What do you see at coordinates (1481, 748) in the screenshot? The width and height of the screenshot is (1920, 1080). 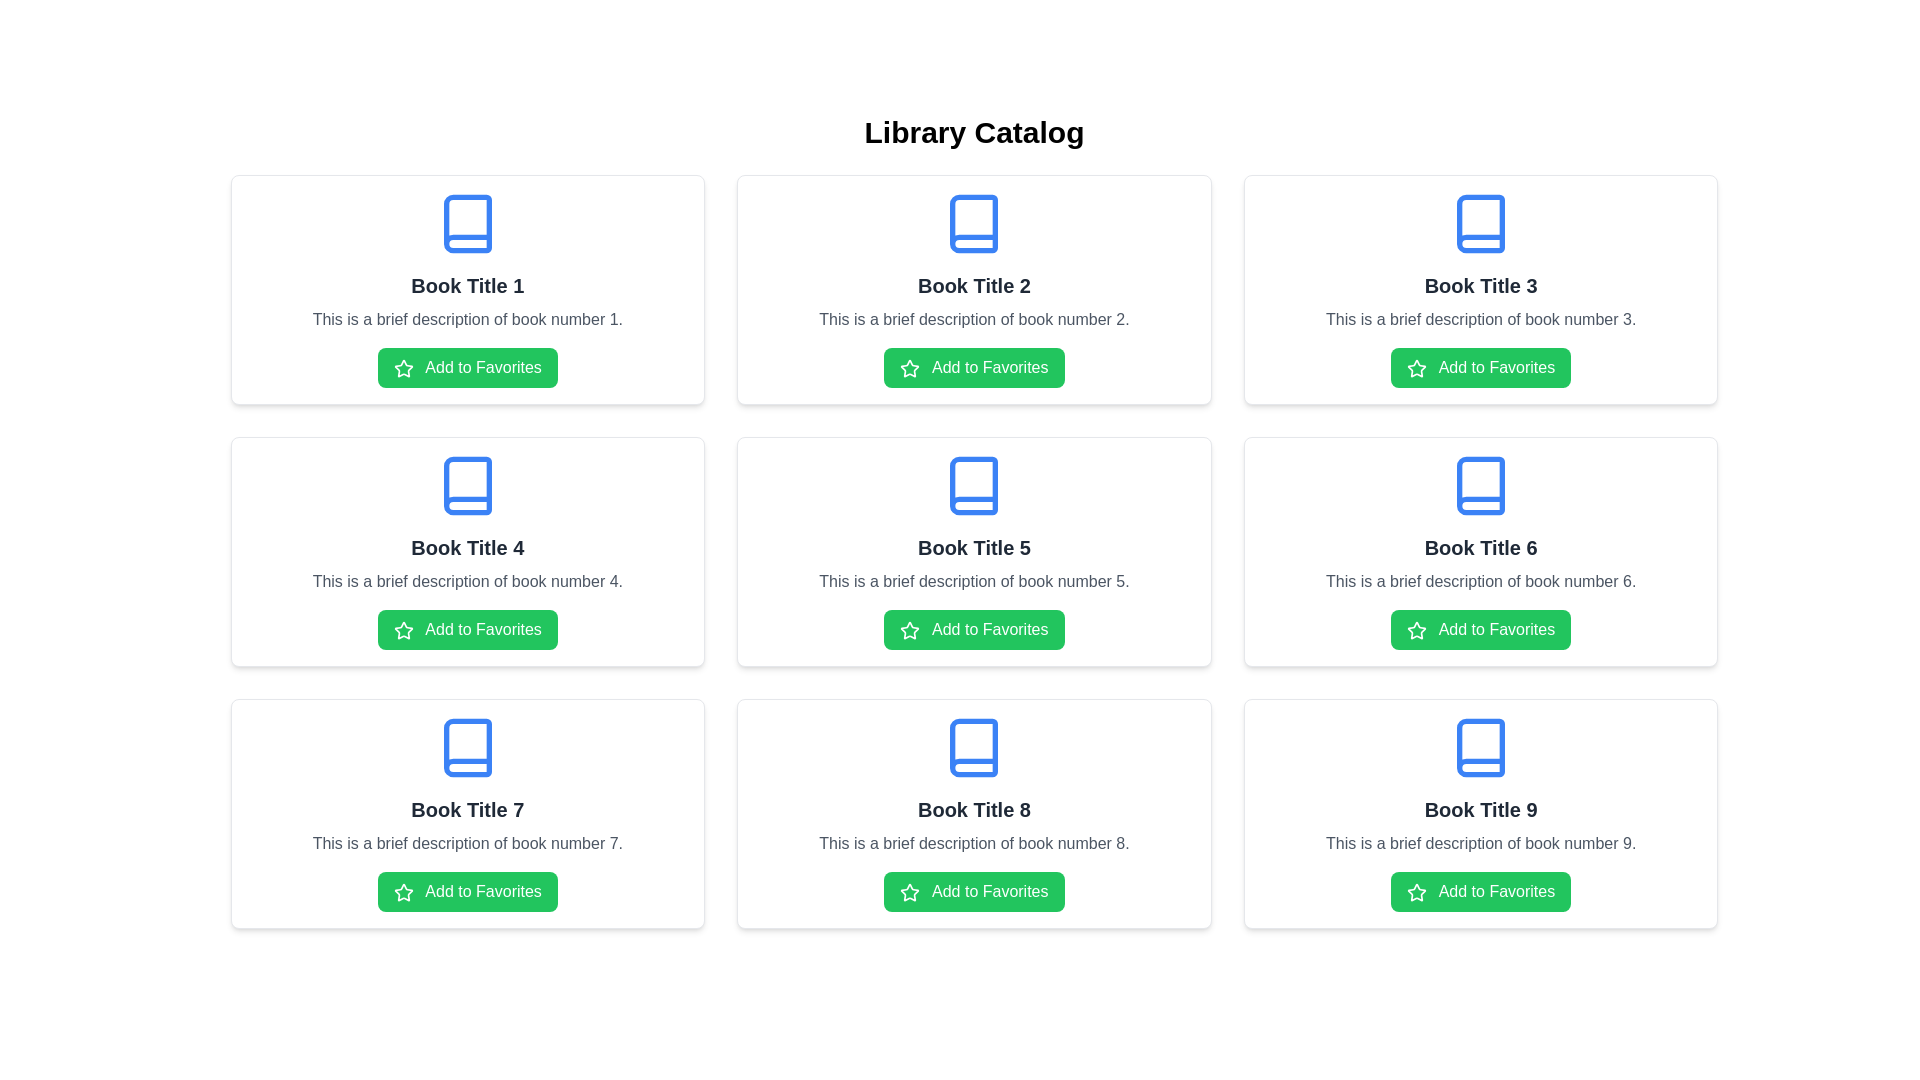 I see `the book icon located in the bottom-right card of the 3x3 grid layout, specifically above the title 'Book Title 9'` at bounding box center [1481, 748].